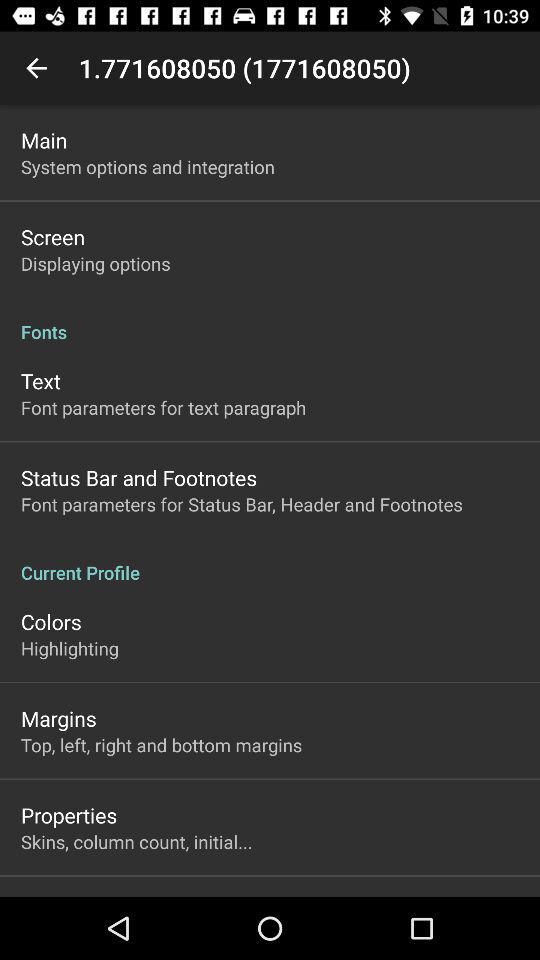 The image size is (540, 960). Describe the element at coordinates (51, 620) in the screenshot. I see `item above highlighting` at that location.